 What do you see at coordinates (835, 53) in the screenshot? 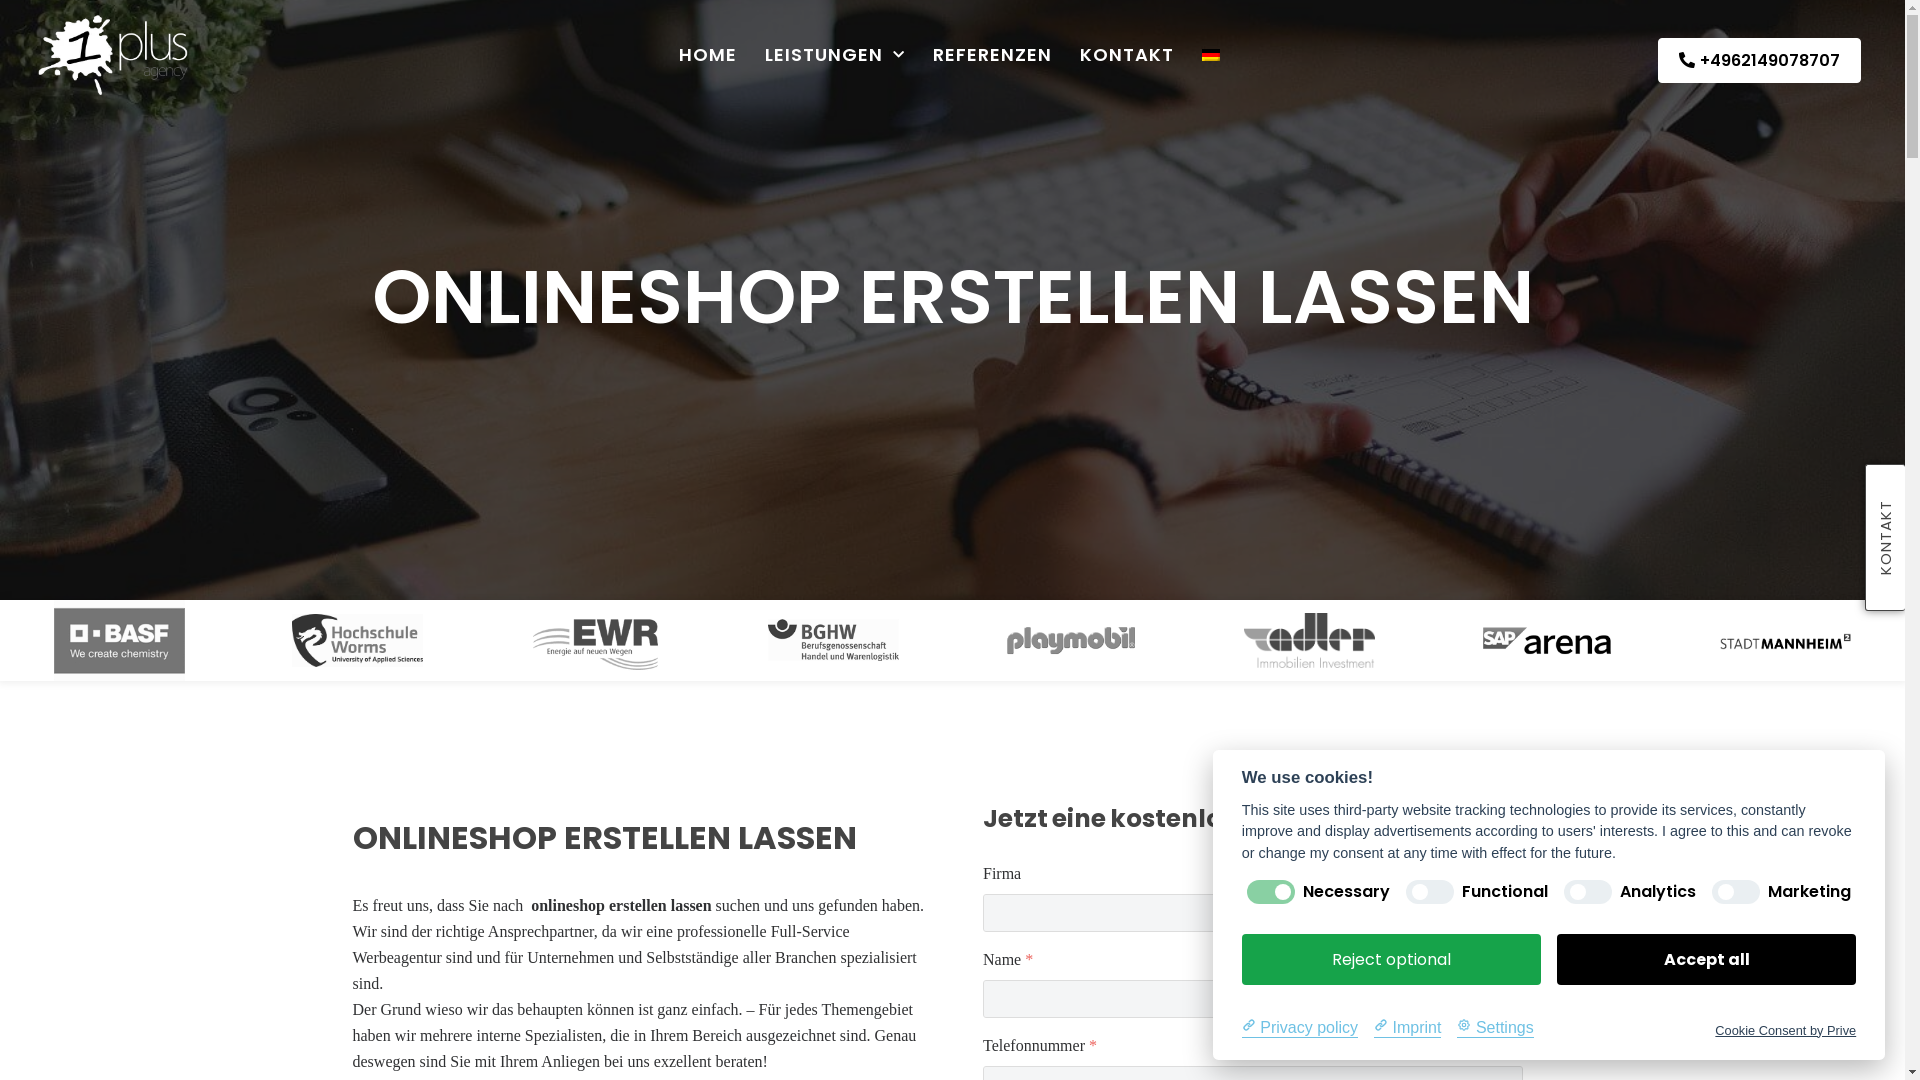
I see `'LEISTUNGEN'` at bounding box center [835, 53].